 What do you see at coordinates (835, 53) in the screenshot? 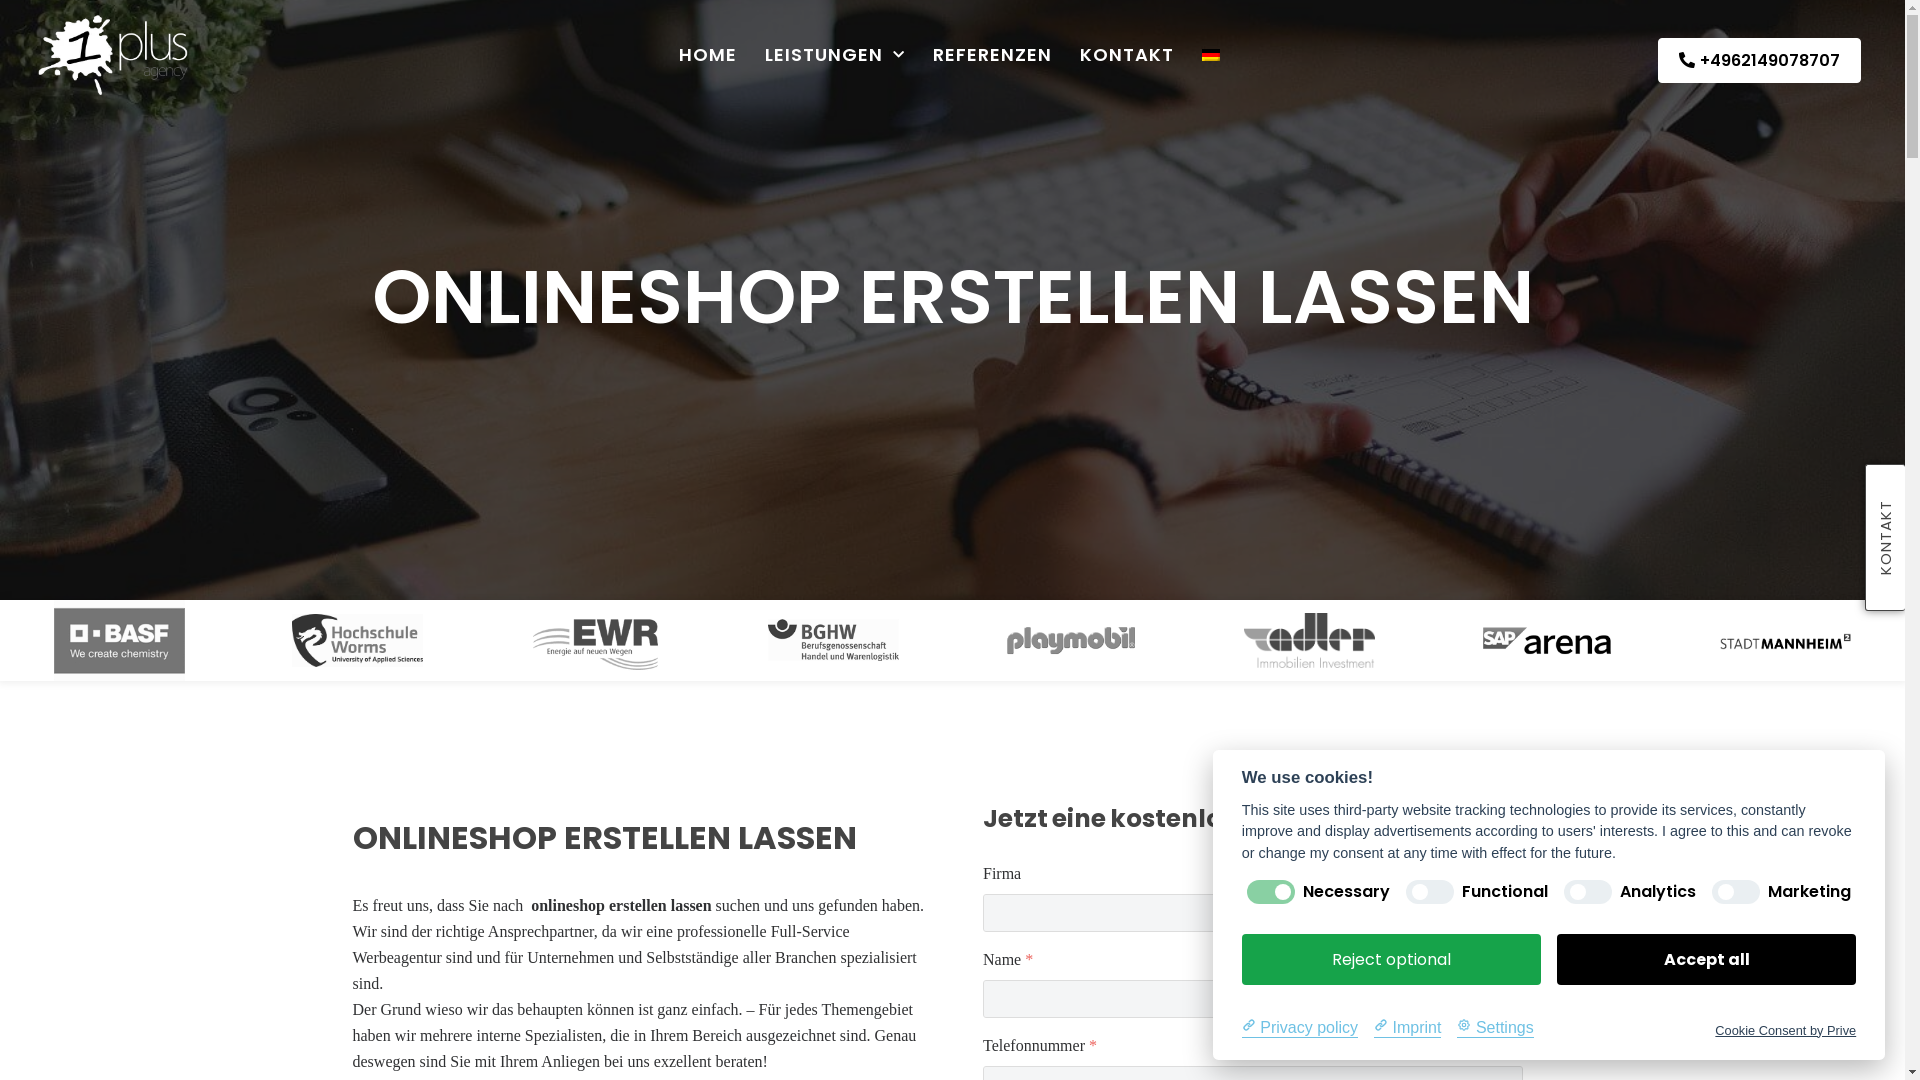
I see `'LEISTUNGEN'` at bounding box center [835, 53].